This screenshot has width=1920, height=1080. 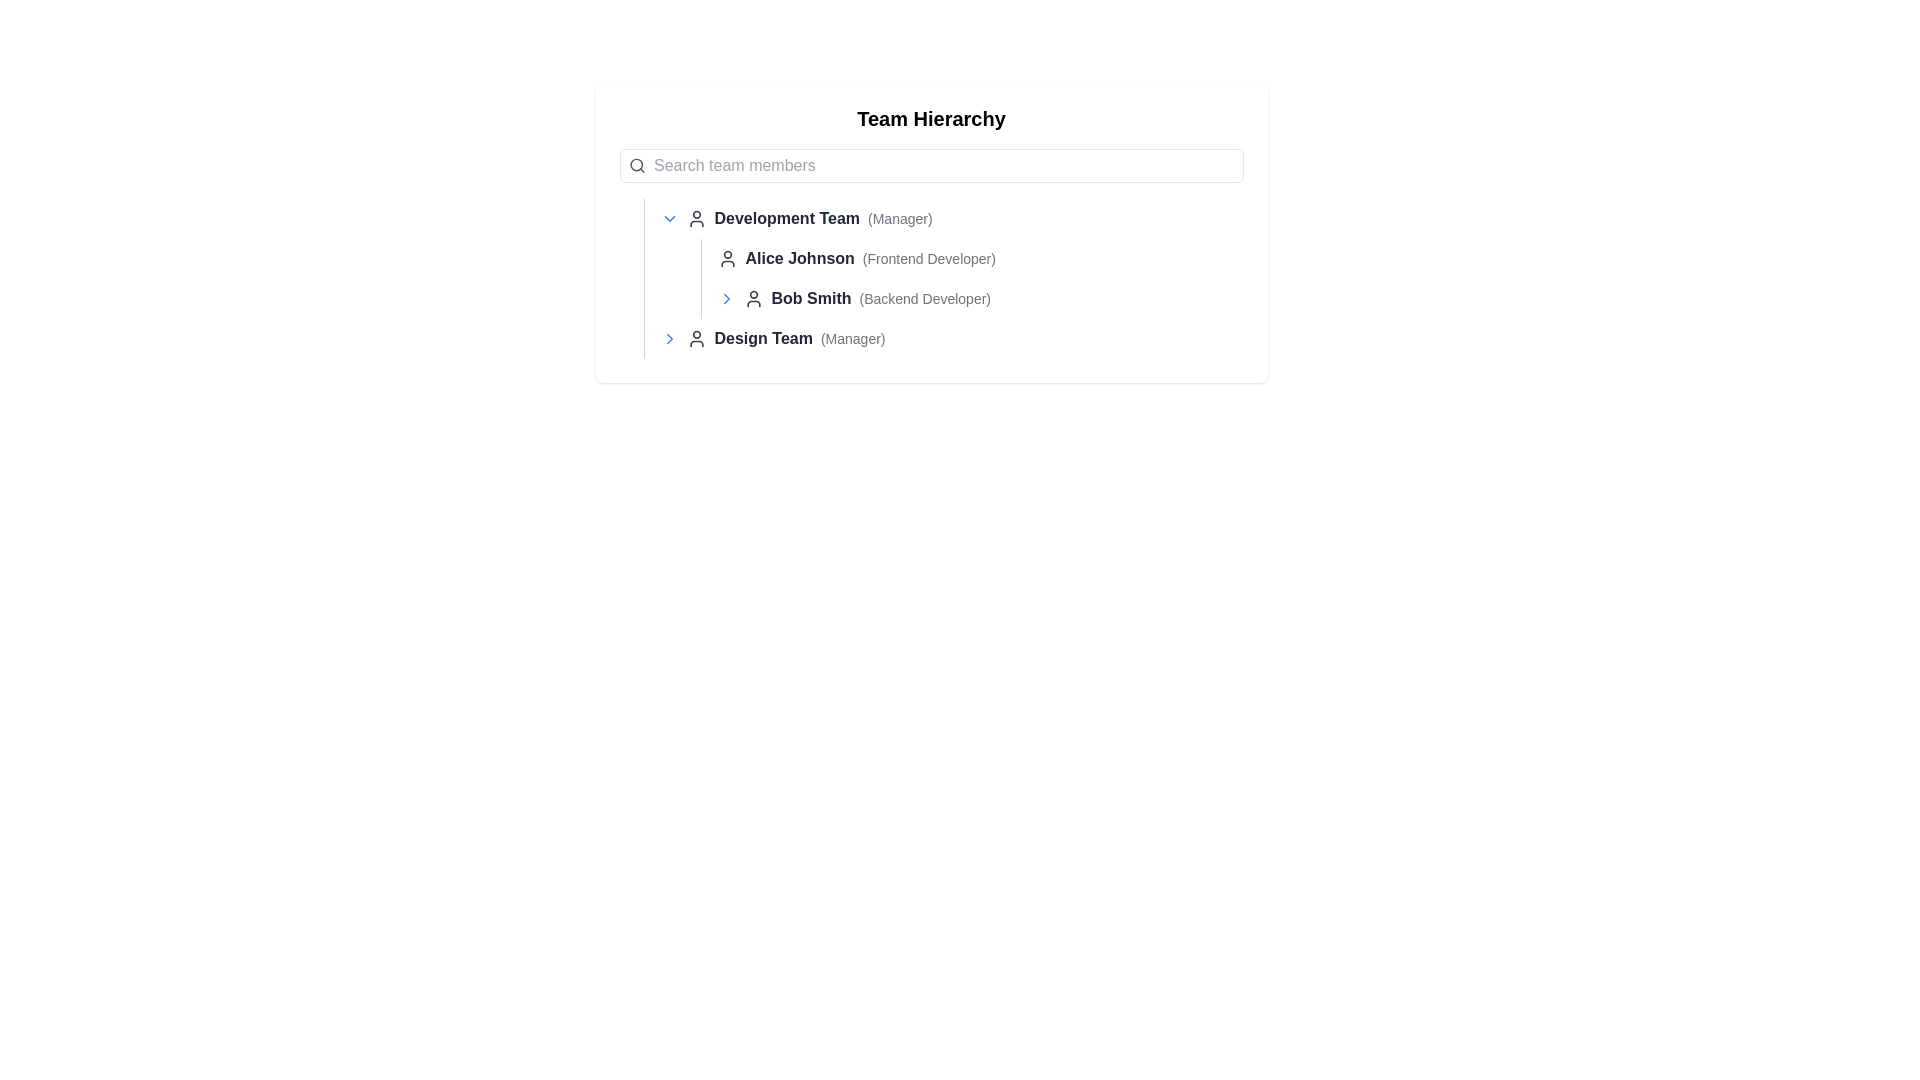 I want to click on the user/team manager icon located to the left of the text 'Design Team (Manager)' in the team entry row, so click(x=696, y=338).